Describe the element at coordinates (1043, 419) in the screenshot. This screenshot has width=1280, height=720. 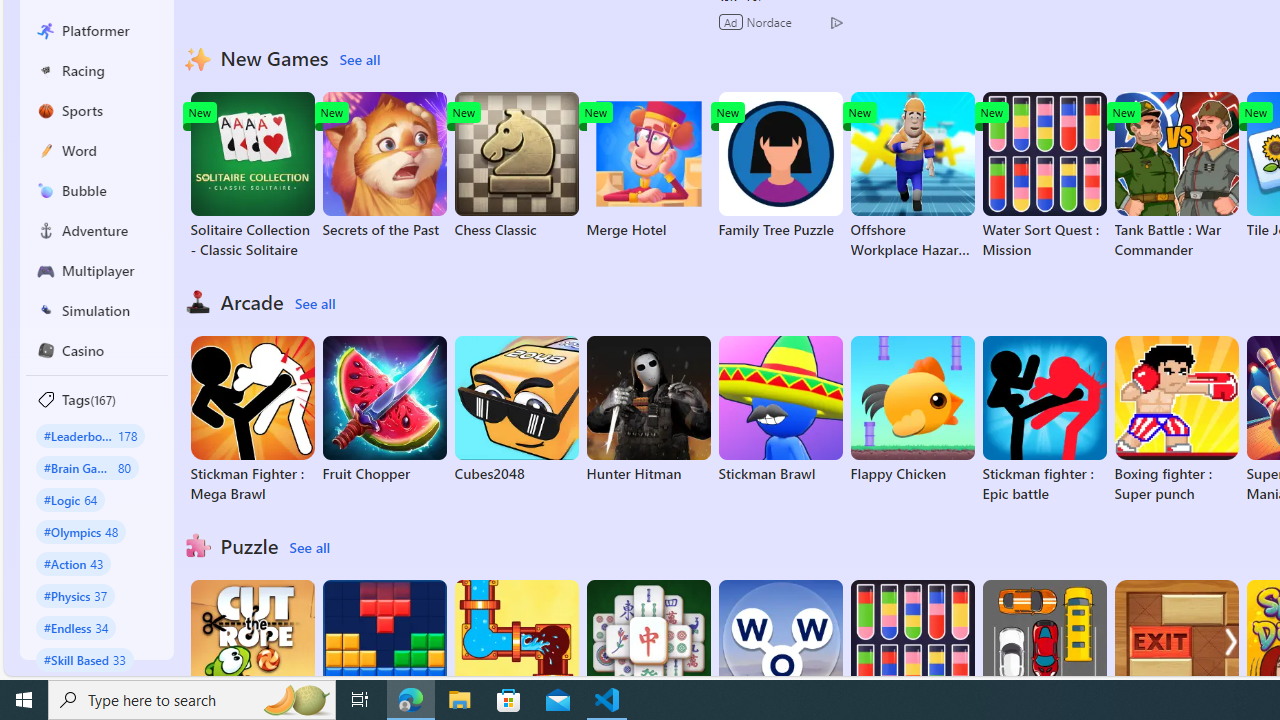
I see `'Stickman fighter : Epic battle'` at that location.